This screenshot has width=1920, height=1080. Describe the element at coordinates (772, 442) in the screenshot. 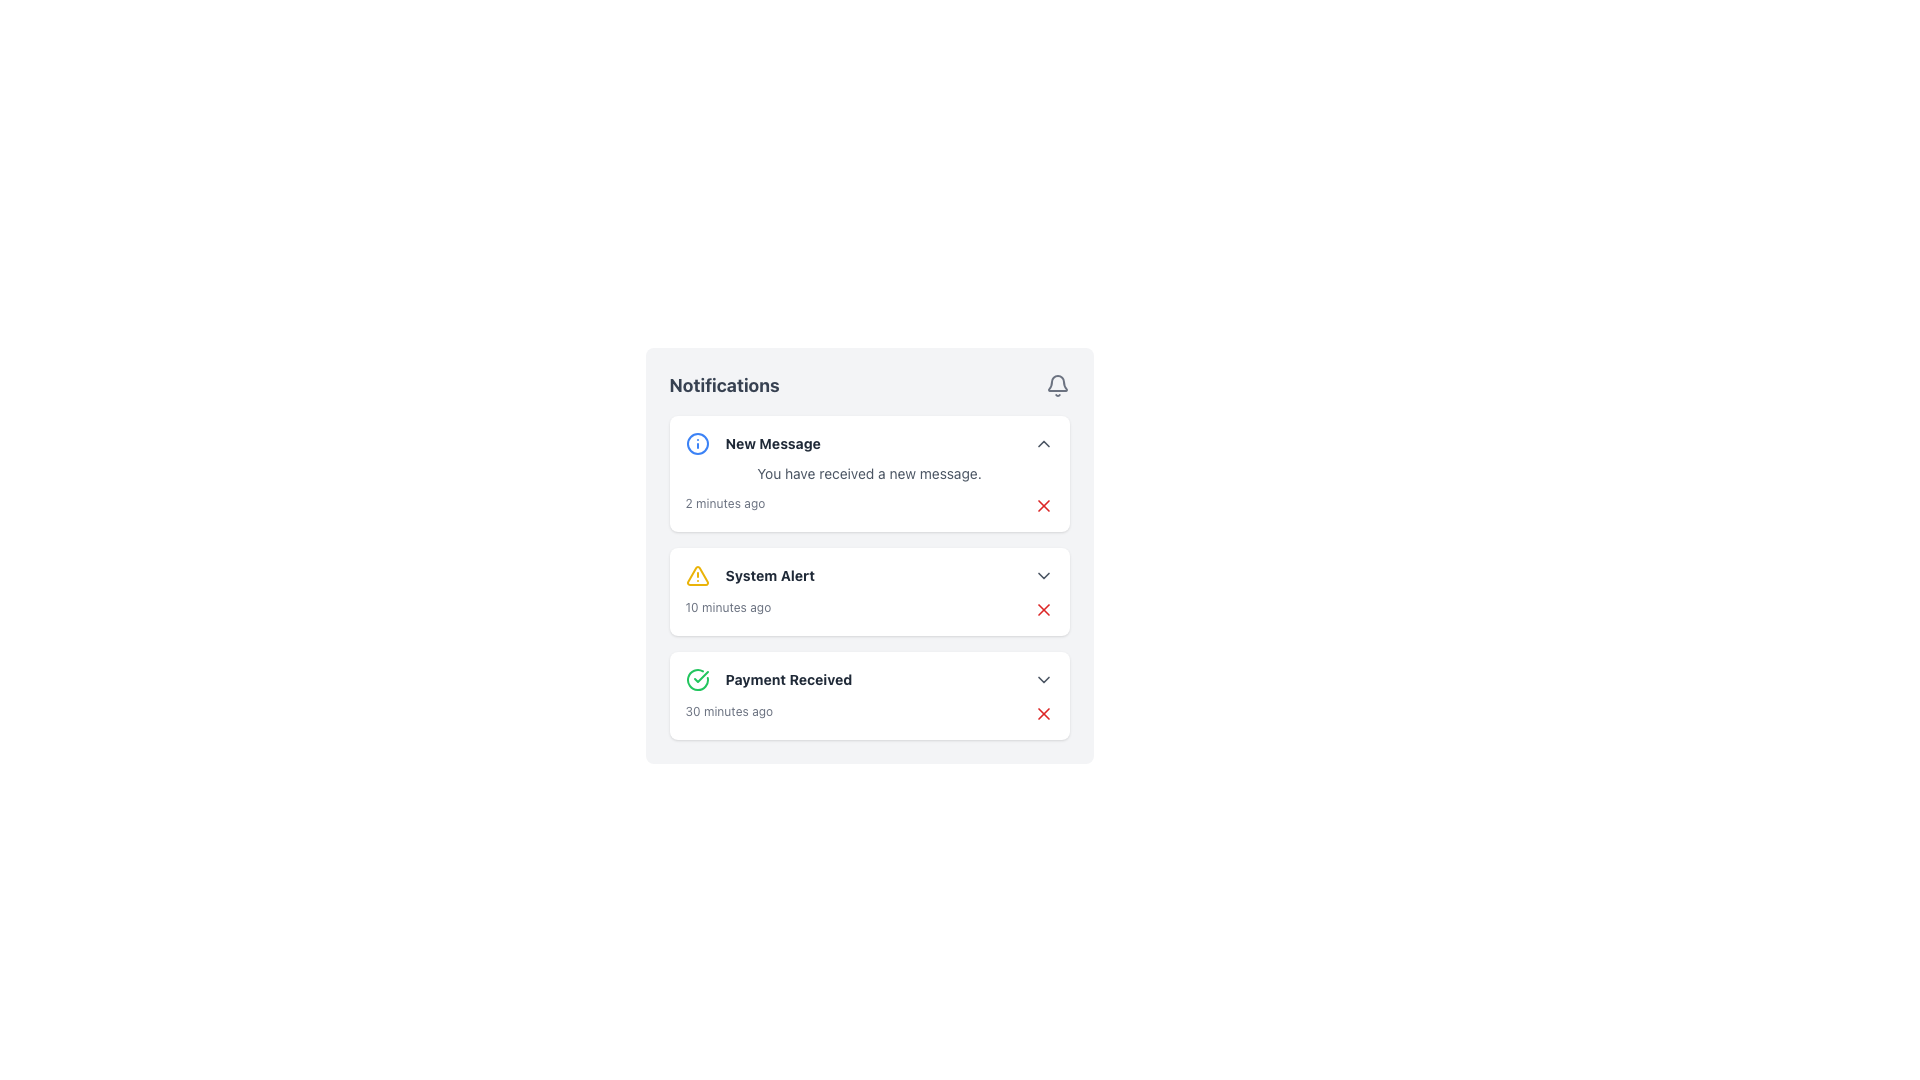

I see `the text label that serves as the title of the notification item, positioned to the right of a blue circular icon and above the notification details text in the first notification card` at that location.